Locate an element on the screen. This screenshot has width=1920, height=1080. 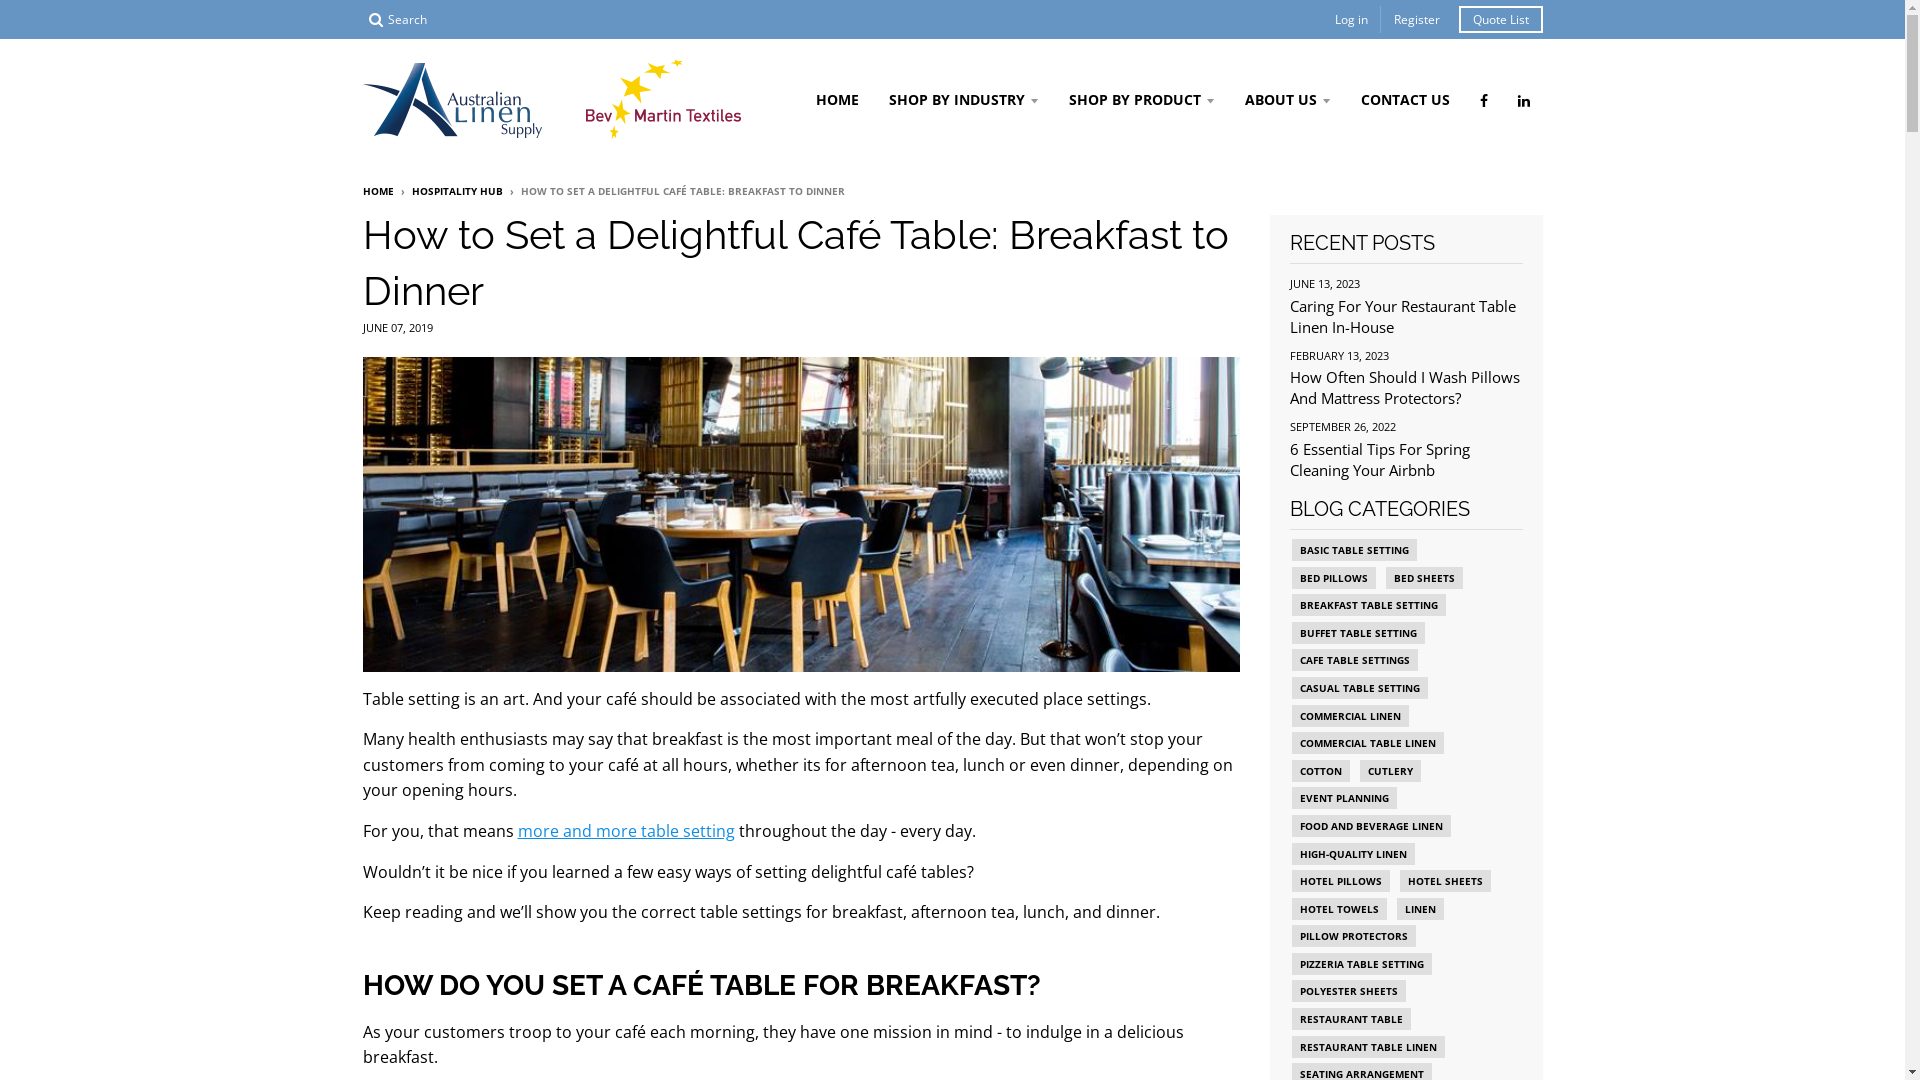
'BUFFET TABLE SETTING' is located at coordinates (1358, 632).